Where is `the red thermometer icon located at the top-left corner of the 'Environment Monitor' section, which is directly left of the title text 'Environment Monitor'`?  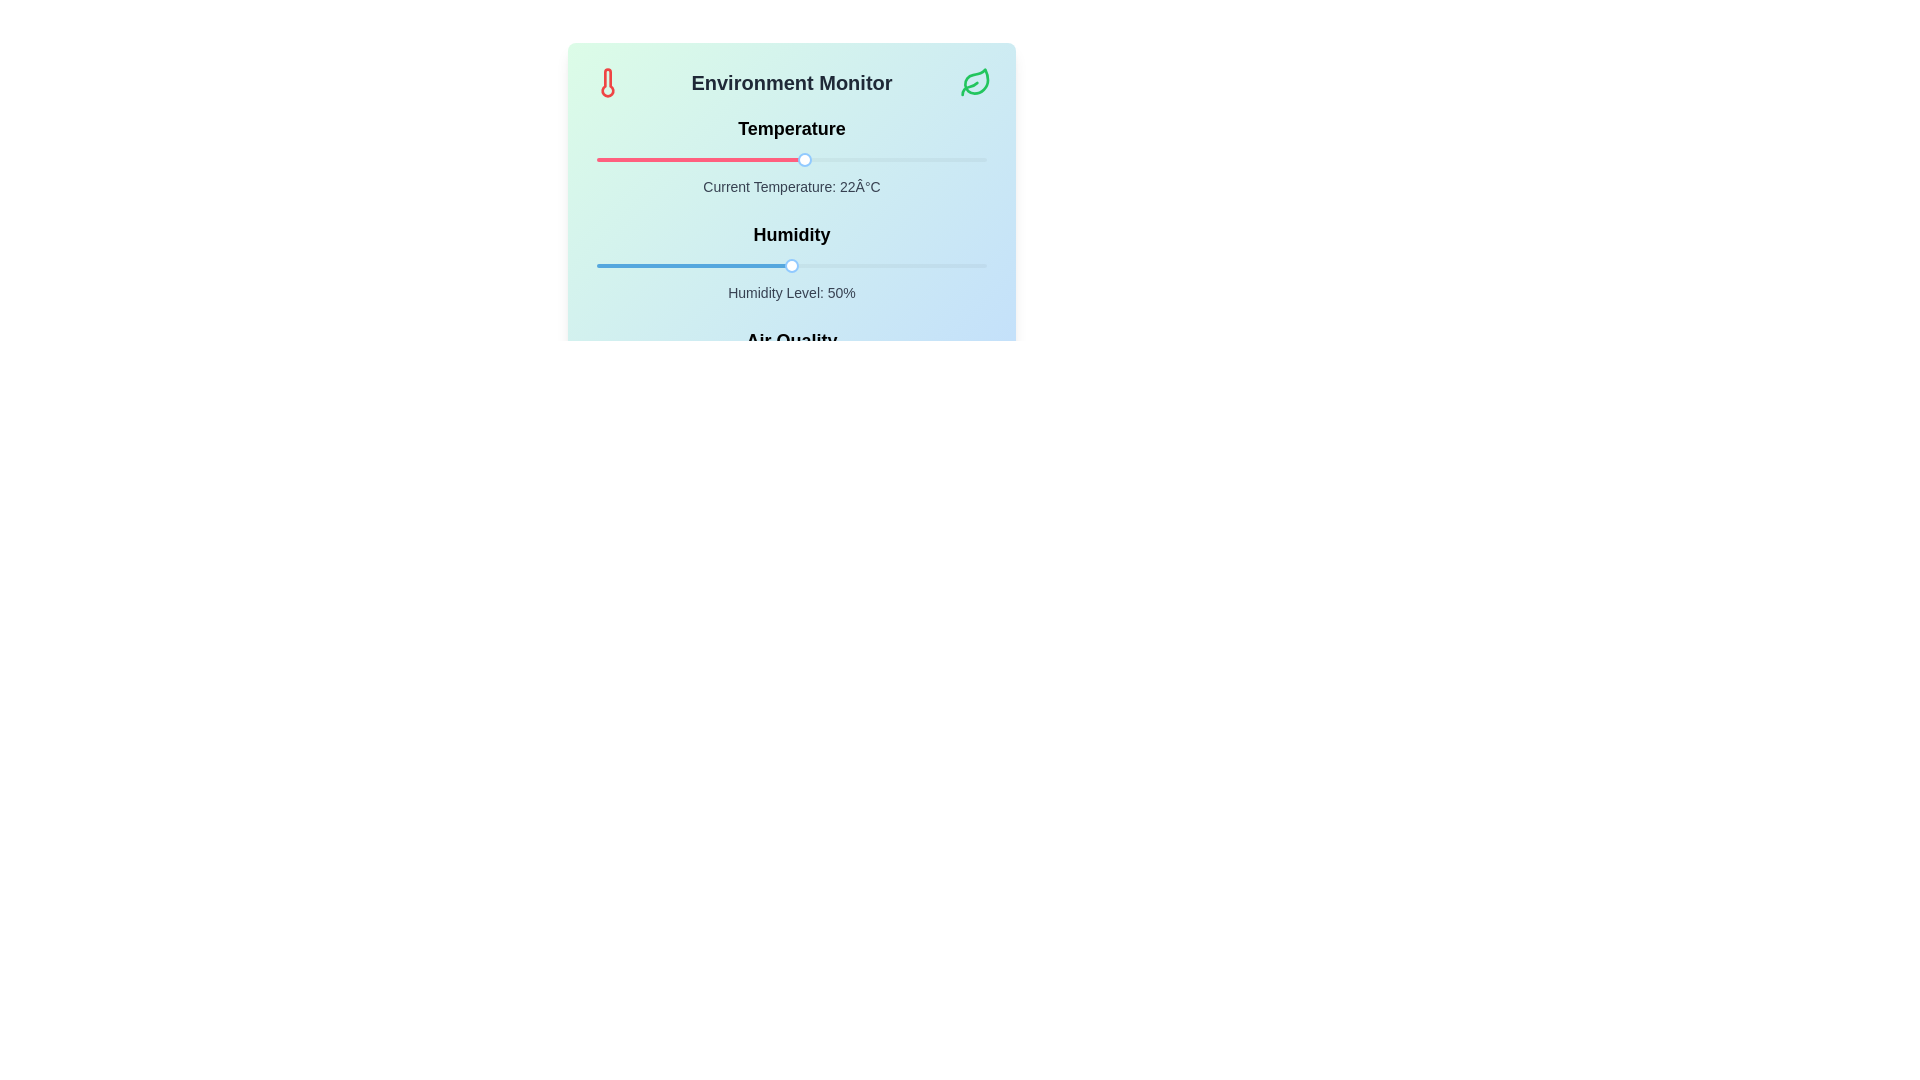 the red thermometer icon located at the top-left corner of the 'Environment Monitor' section, which is directly left of the title text 'Environment Monitor' is located at coordinates (607, 82).